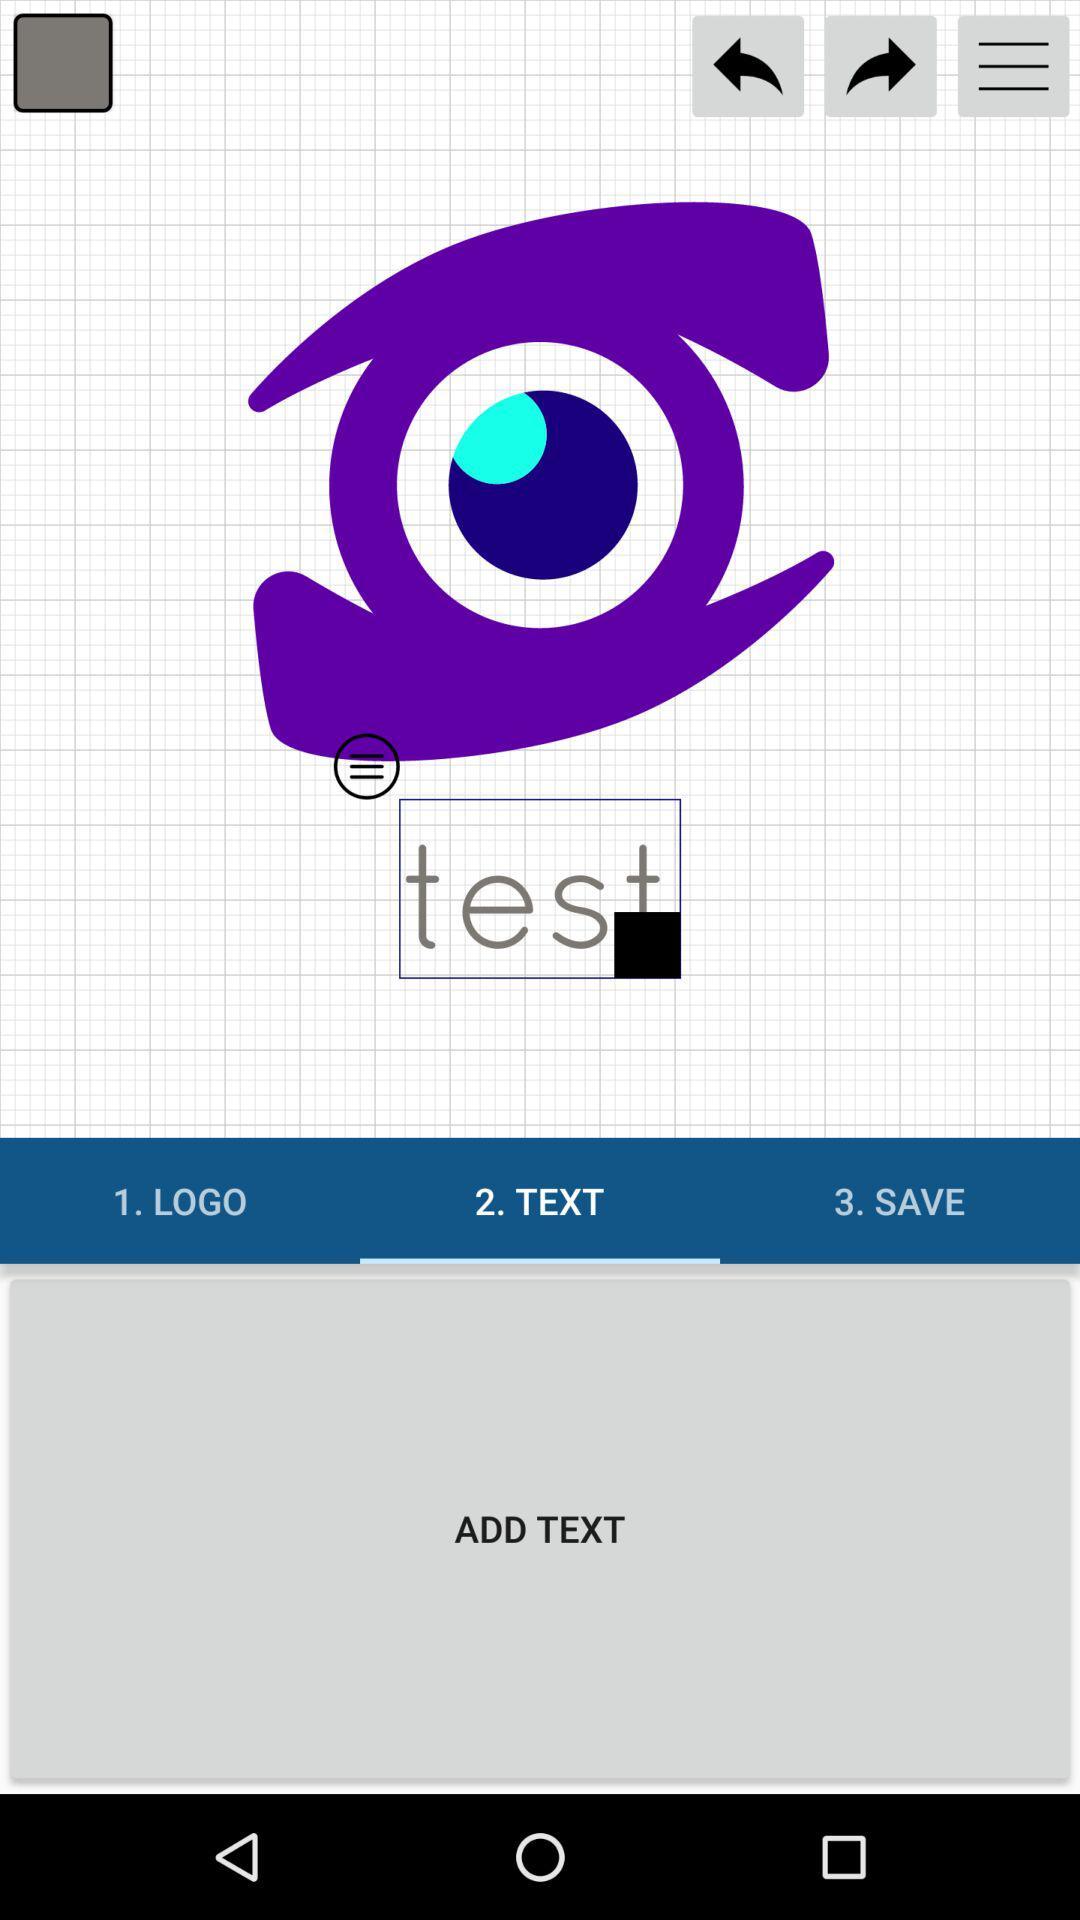  Describe the element at coordinates (1013, 66) in the screenshot. I see `open menu` at that location.